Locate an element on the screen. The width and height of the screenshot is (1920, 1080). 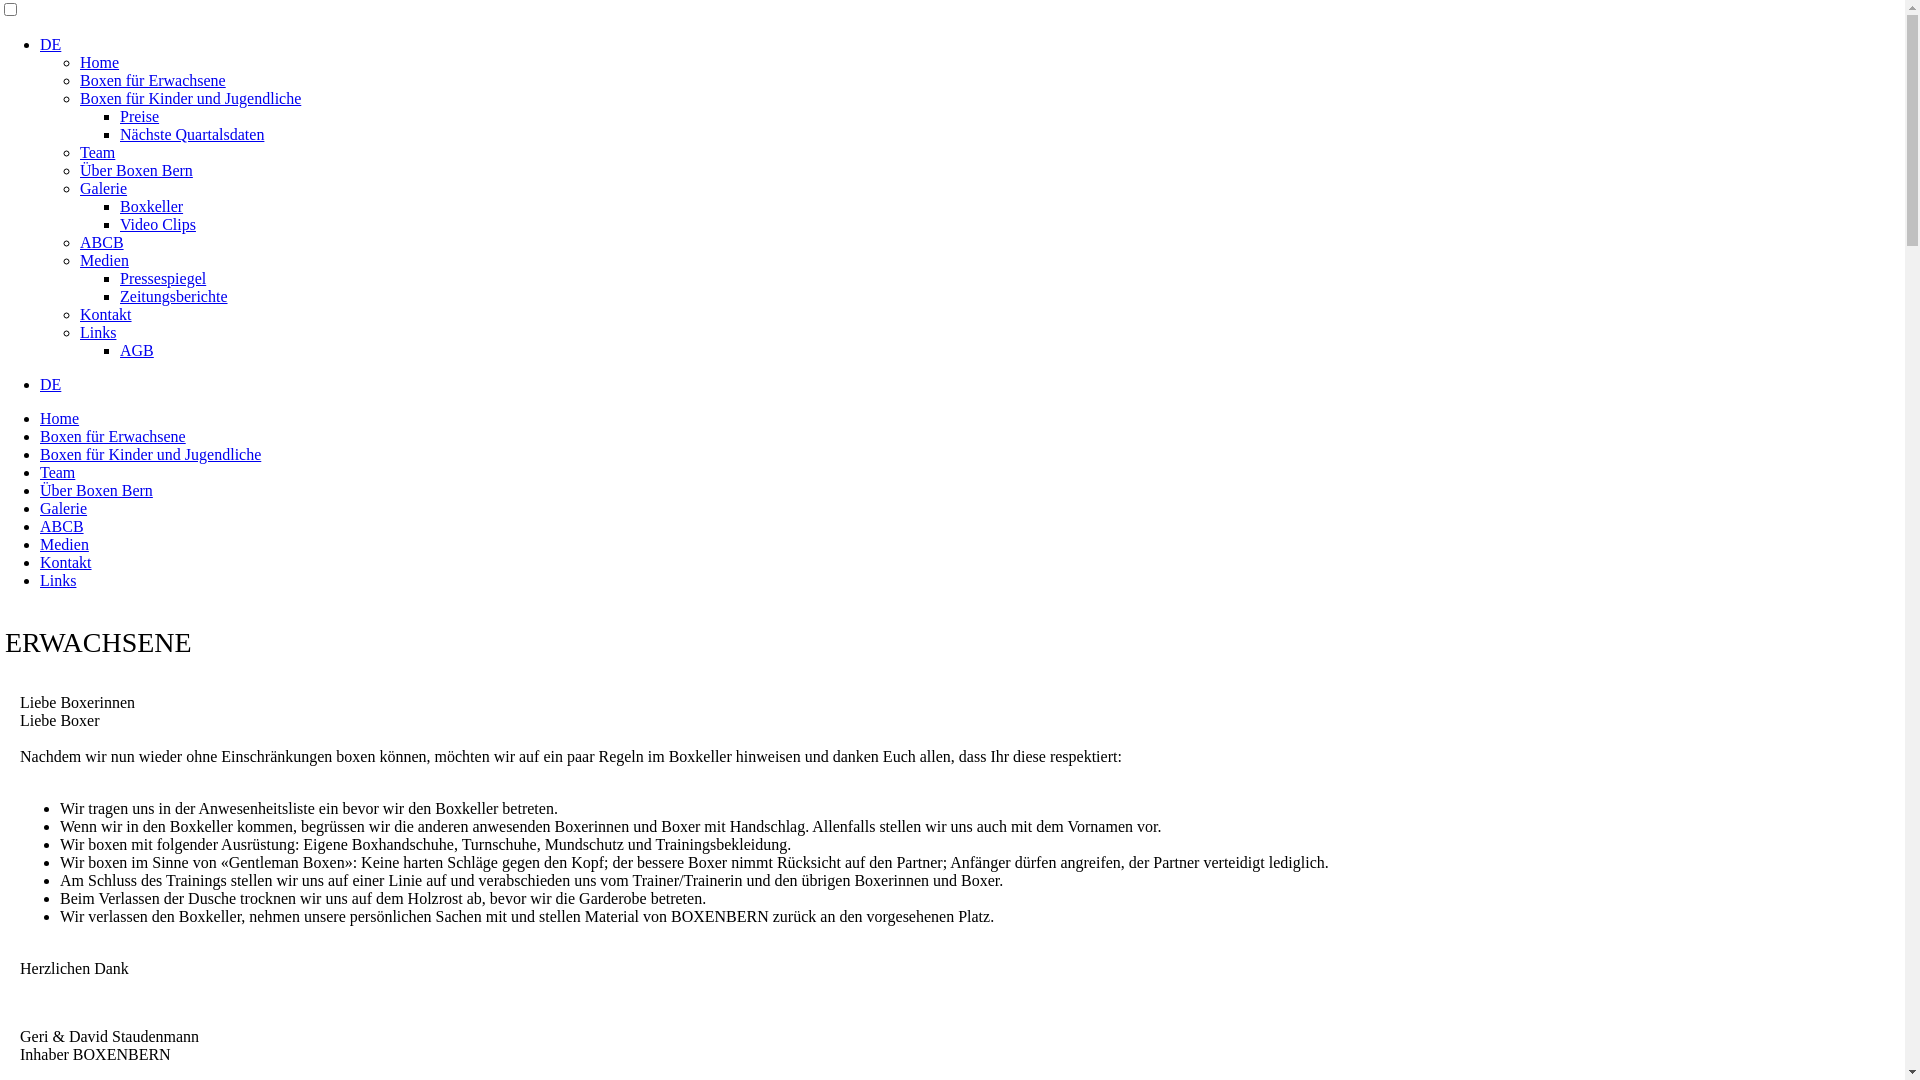
'Galerie' is located at coordinates (63, 507).